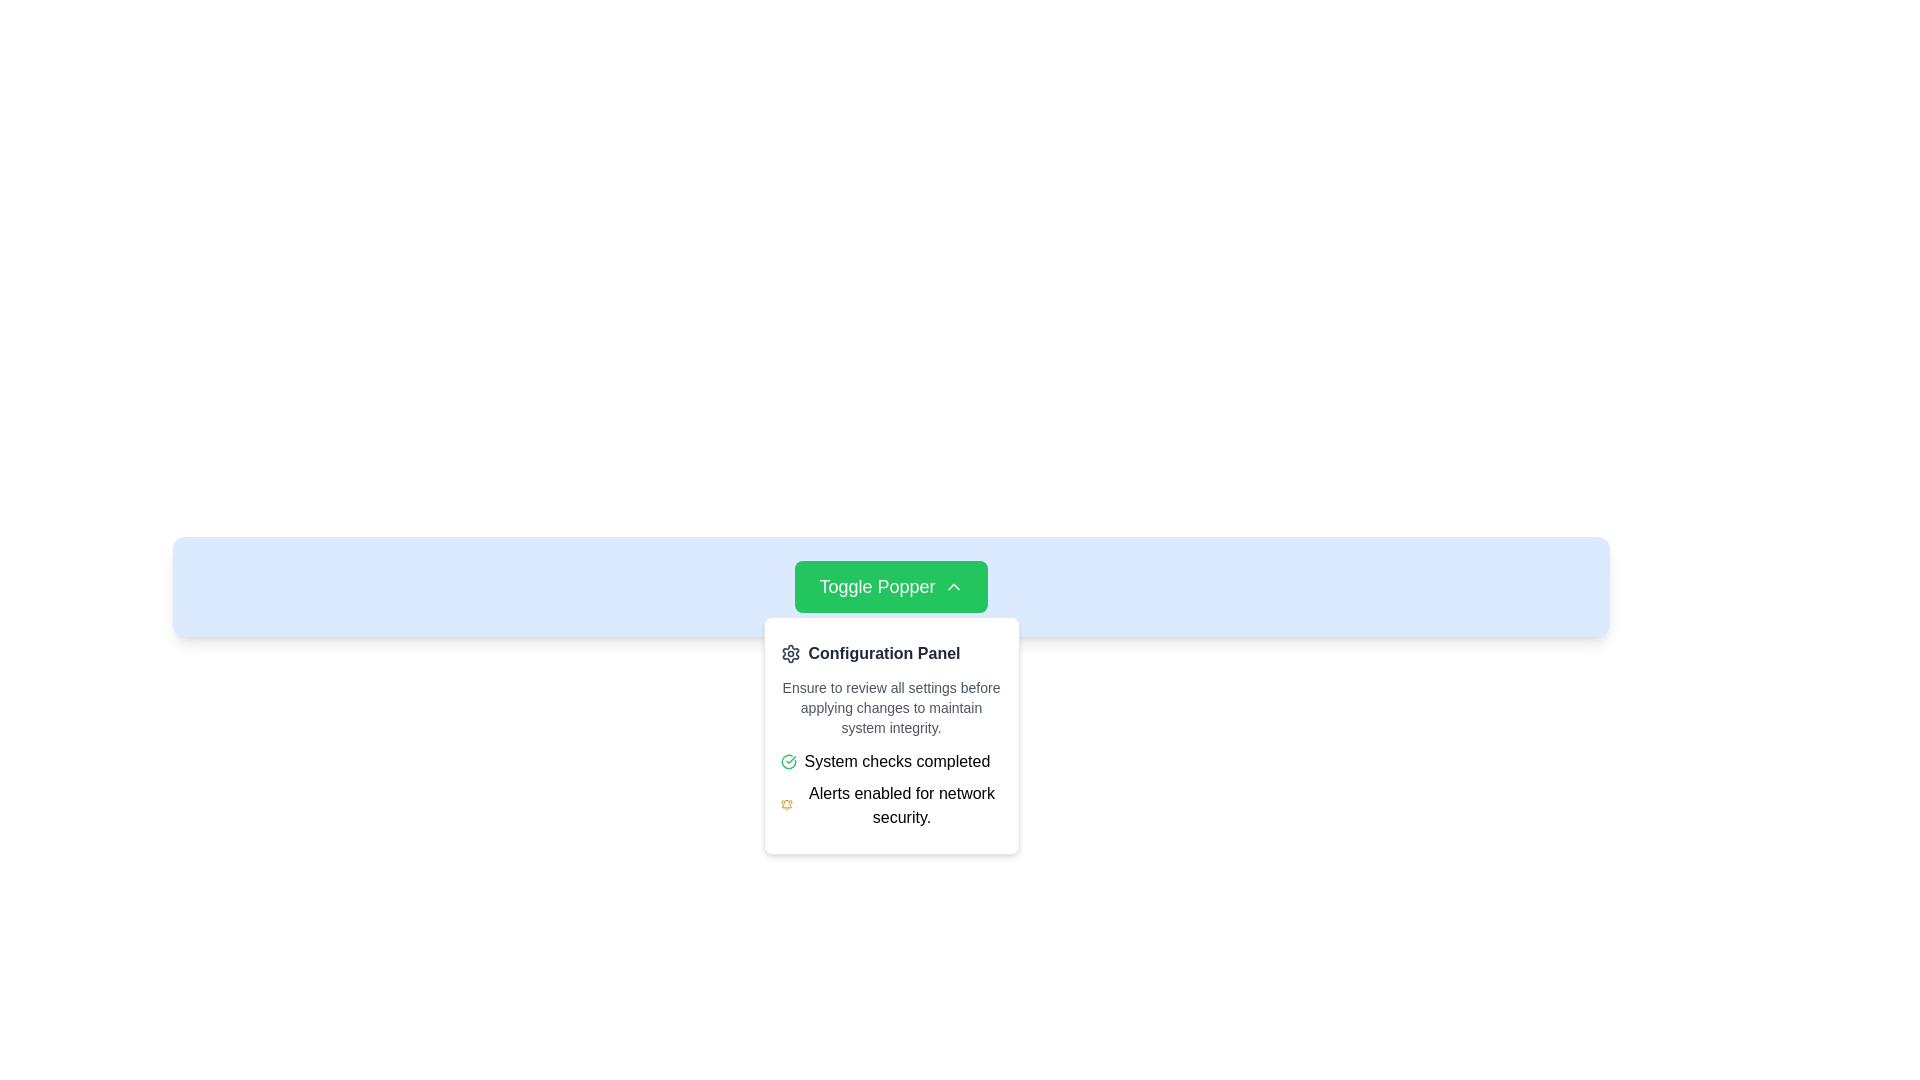  I want to click on advisory information from the Text block located beneath the 'Configuration Panel' header and above system status messages, so click(890, 707).